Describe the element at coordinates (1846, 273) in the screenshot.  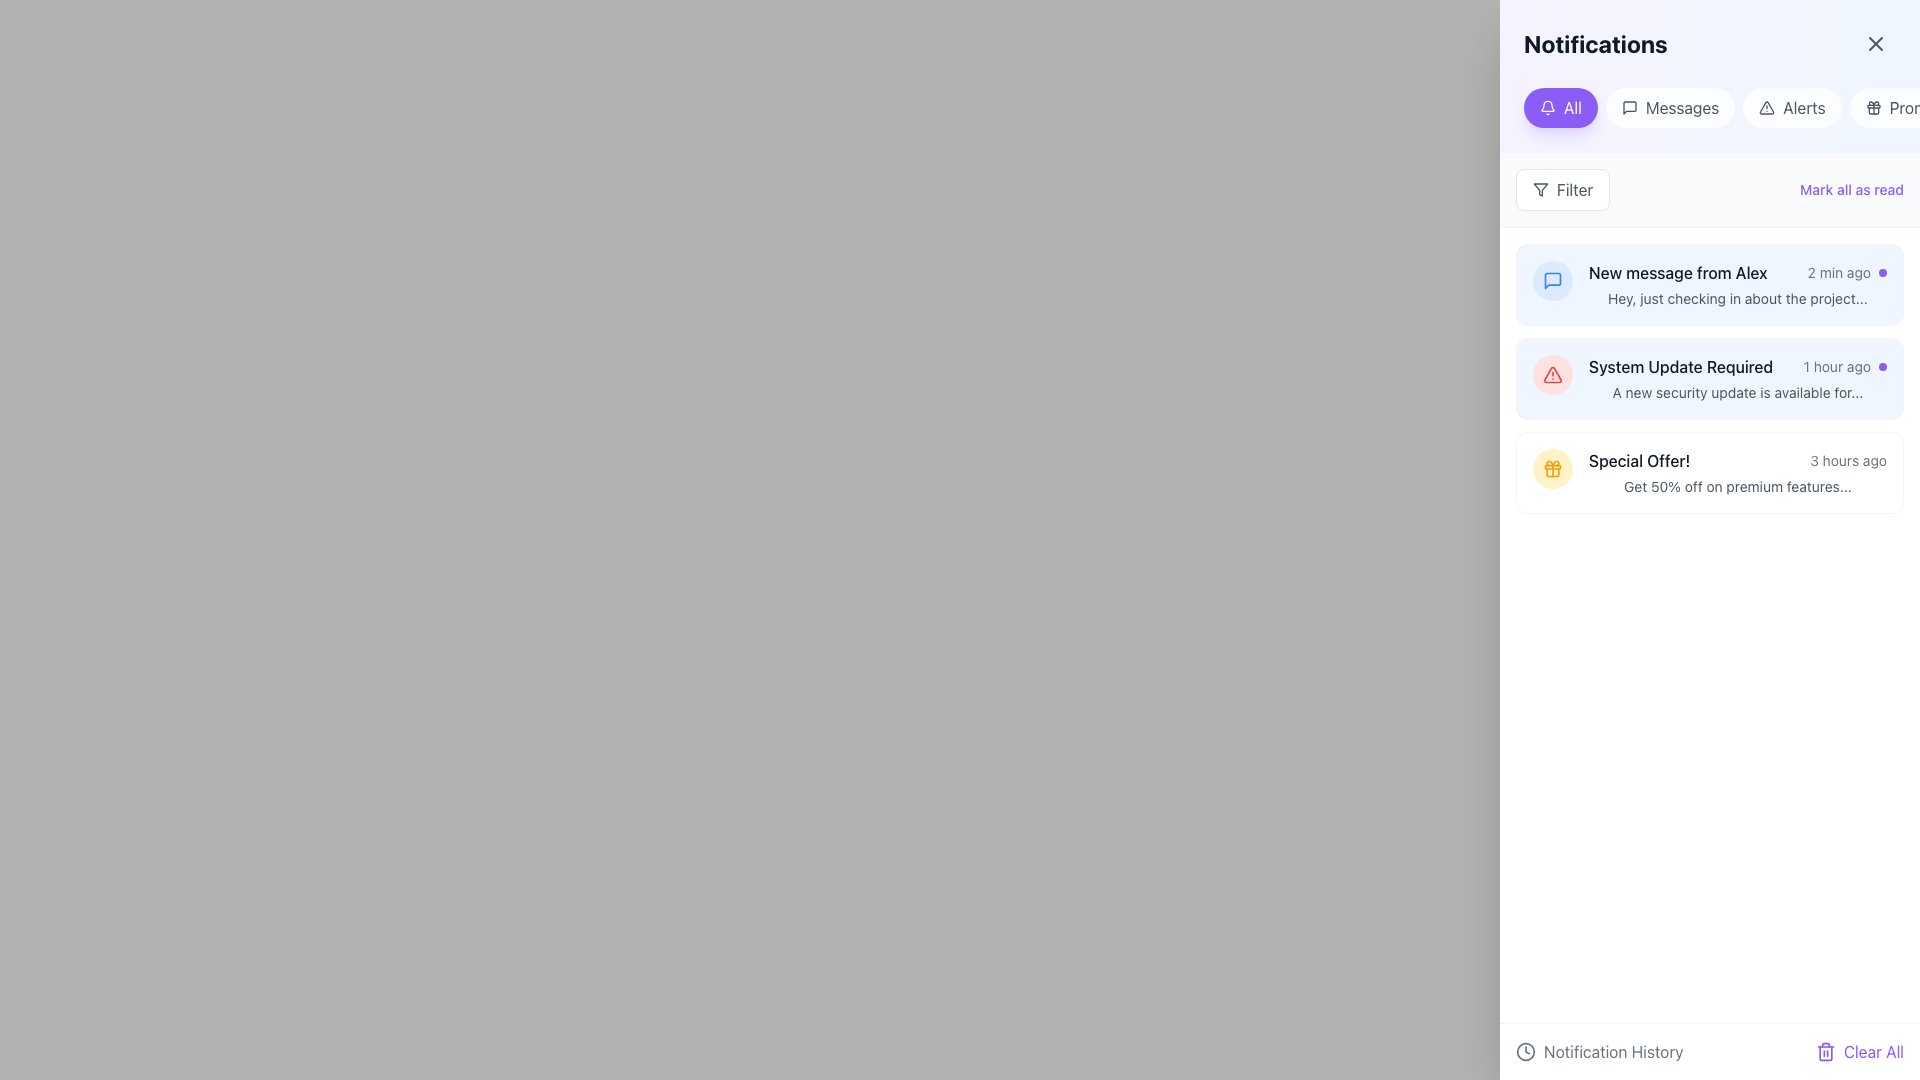
I see `the text label '2 min ago' next to the purple dot icon in the 'New message from Alex' notification entry` at that location.